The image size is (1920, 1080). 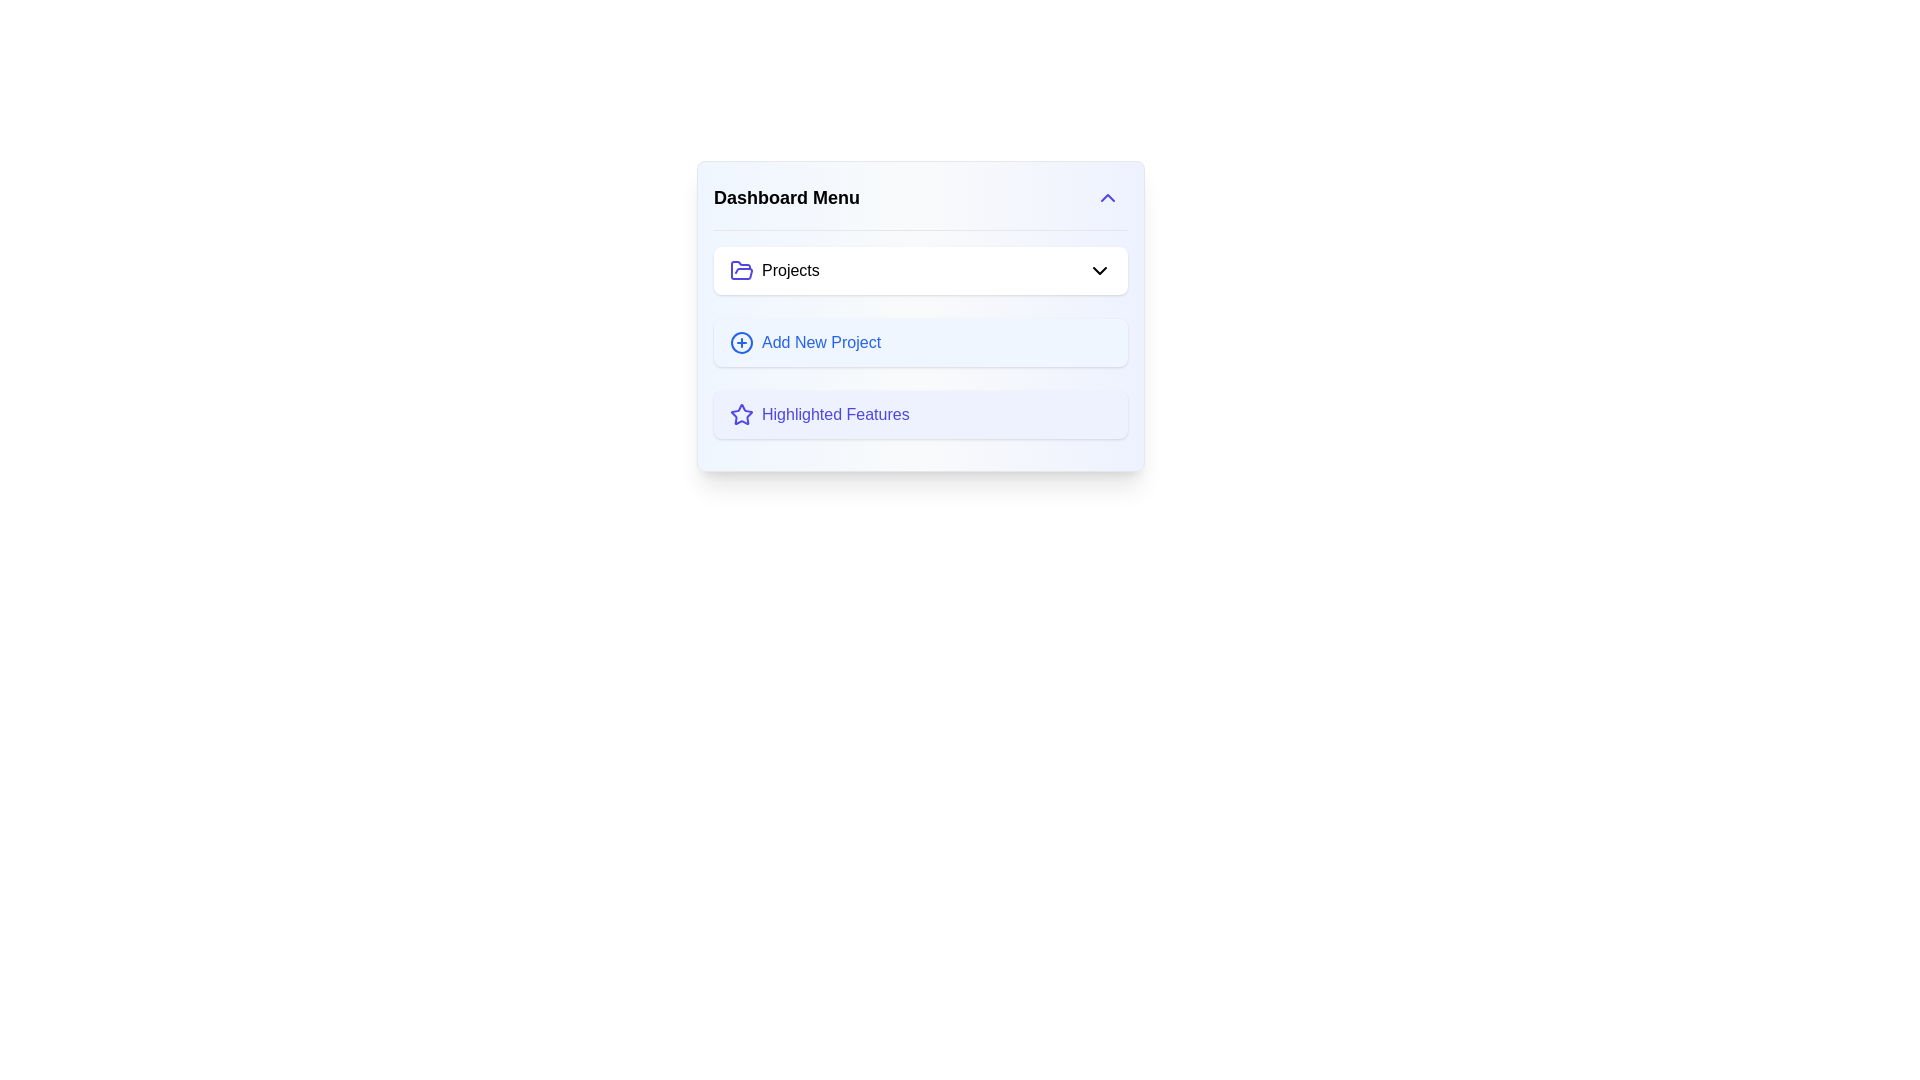 I want to click on the upward-facing chevron icon located in the top-right corner of the 'Dashboard Menu' card-style menu, so click(x=1107, y=197).